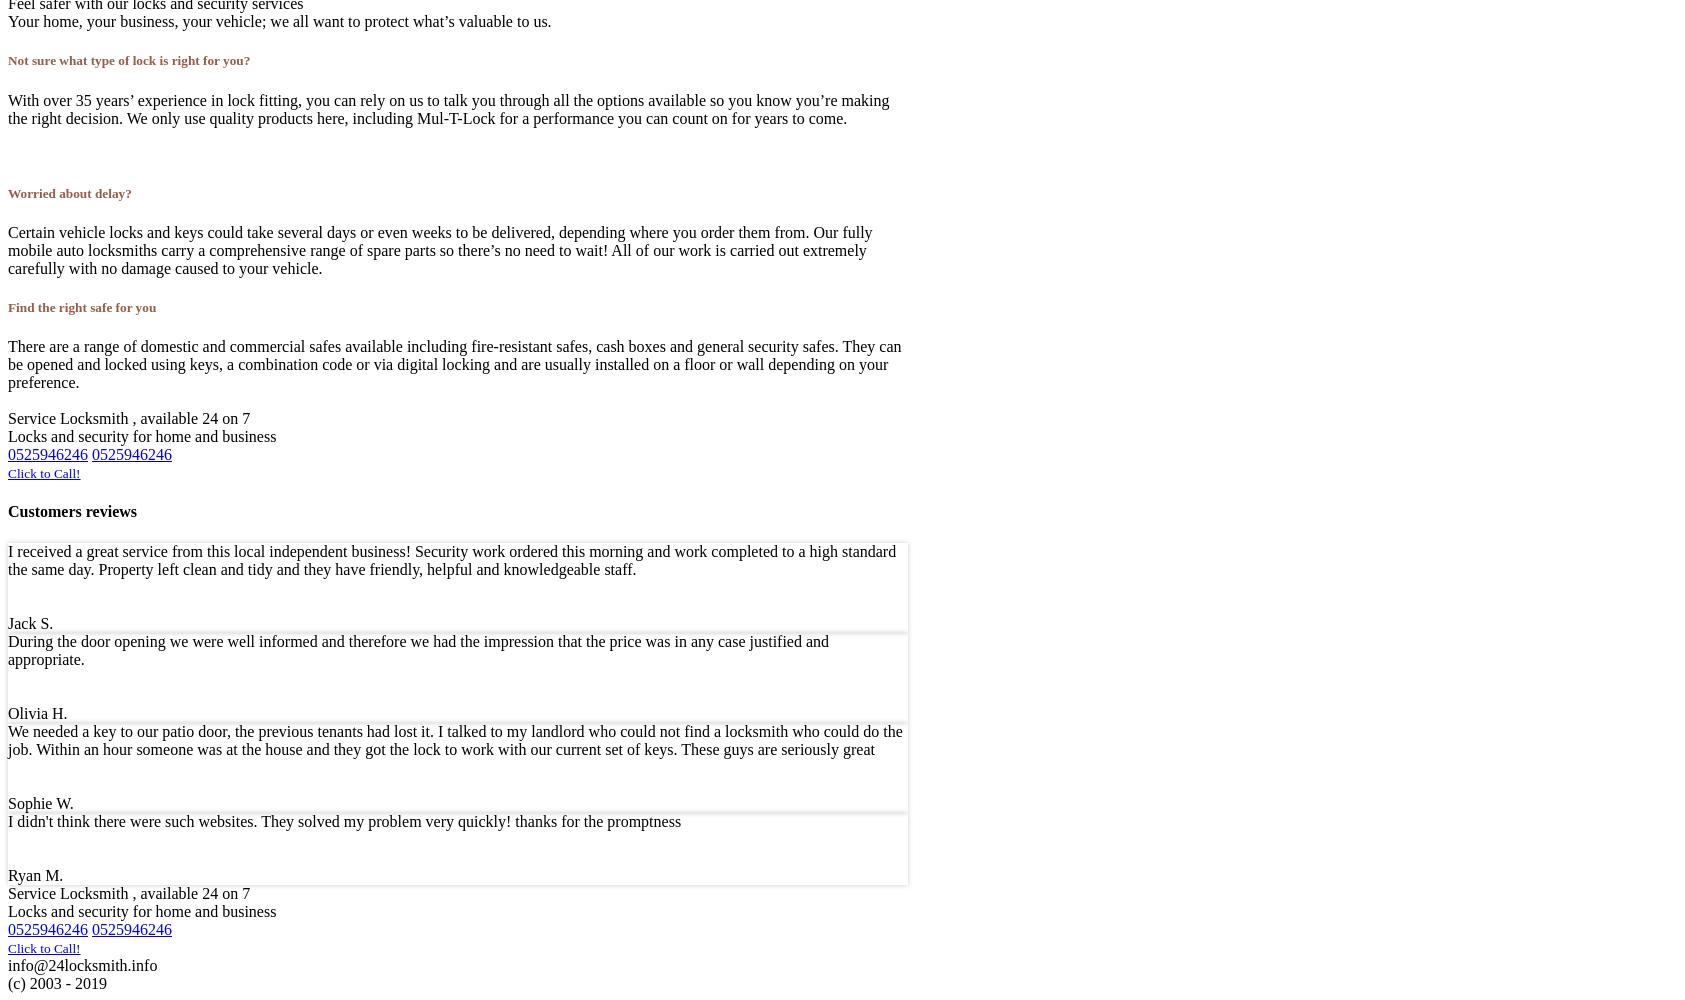  I want to click on '(с) 2003 - 2019', so click(56, 981).